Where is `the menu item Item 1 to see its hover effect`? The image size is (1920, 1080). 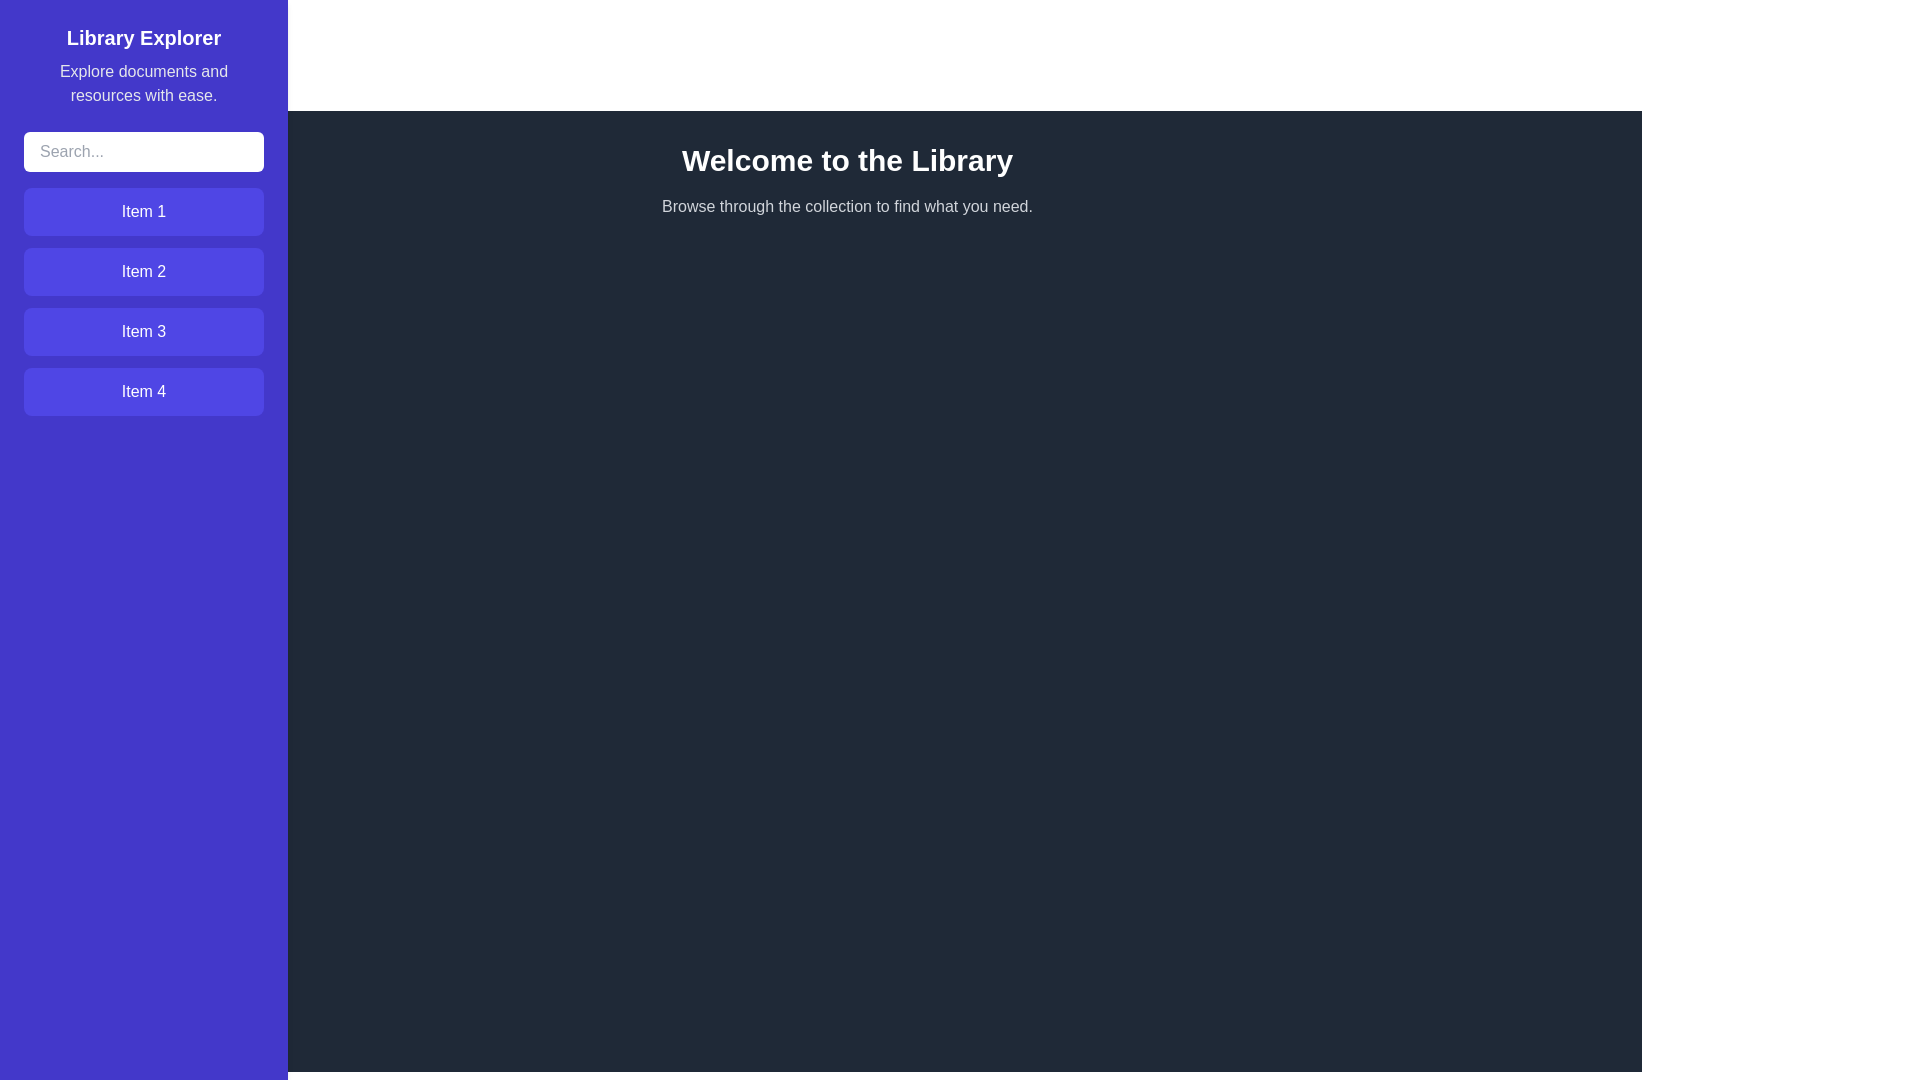
the menu item Item 1 to see its hover effect is located at coordinates (143, 212).